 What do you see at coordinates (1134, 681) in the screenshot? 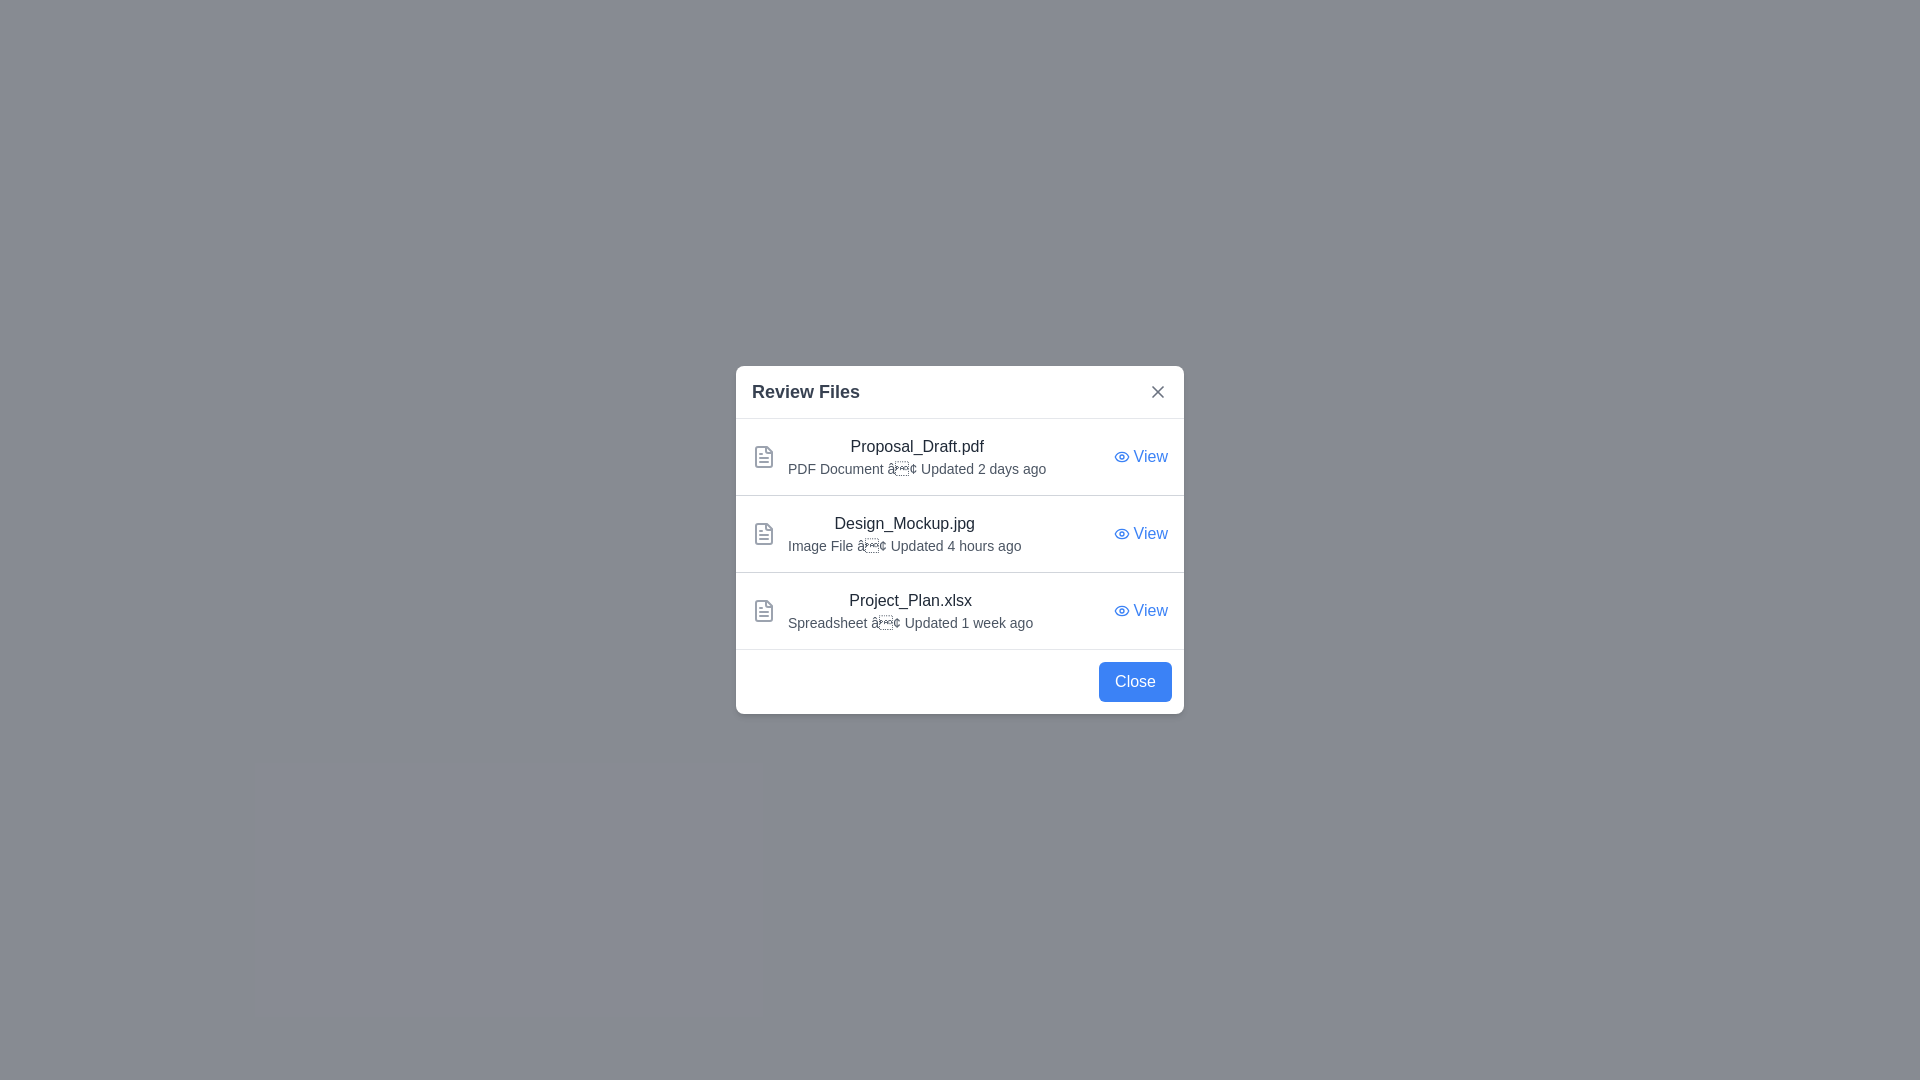
I see `the 'Close' button to close the dialog` at bounding box center [1134, 681].